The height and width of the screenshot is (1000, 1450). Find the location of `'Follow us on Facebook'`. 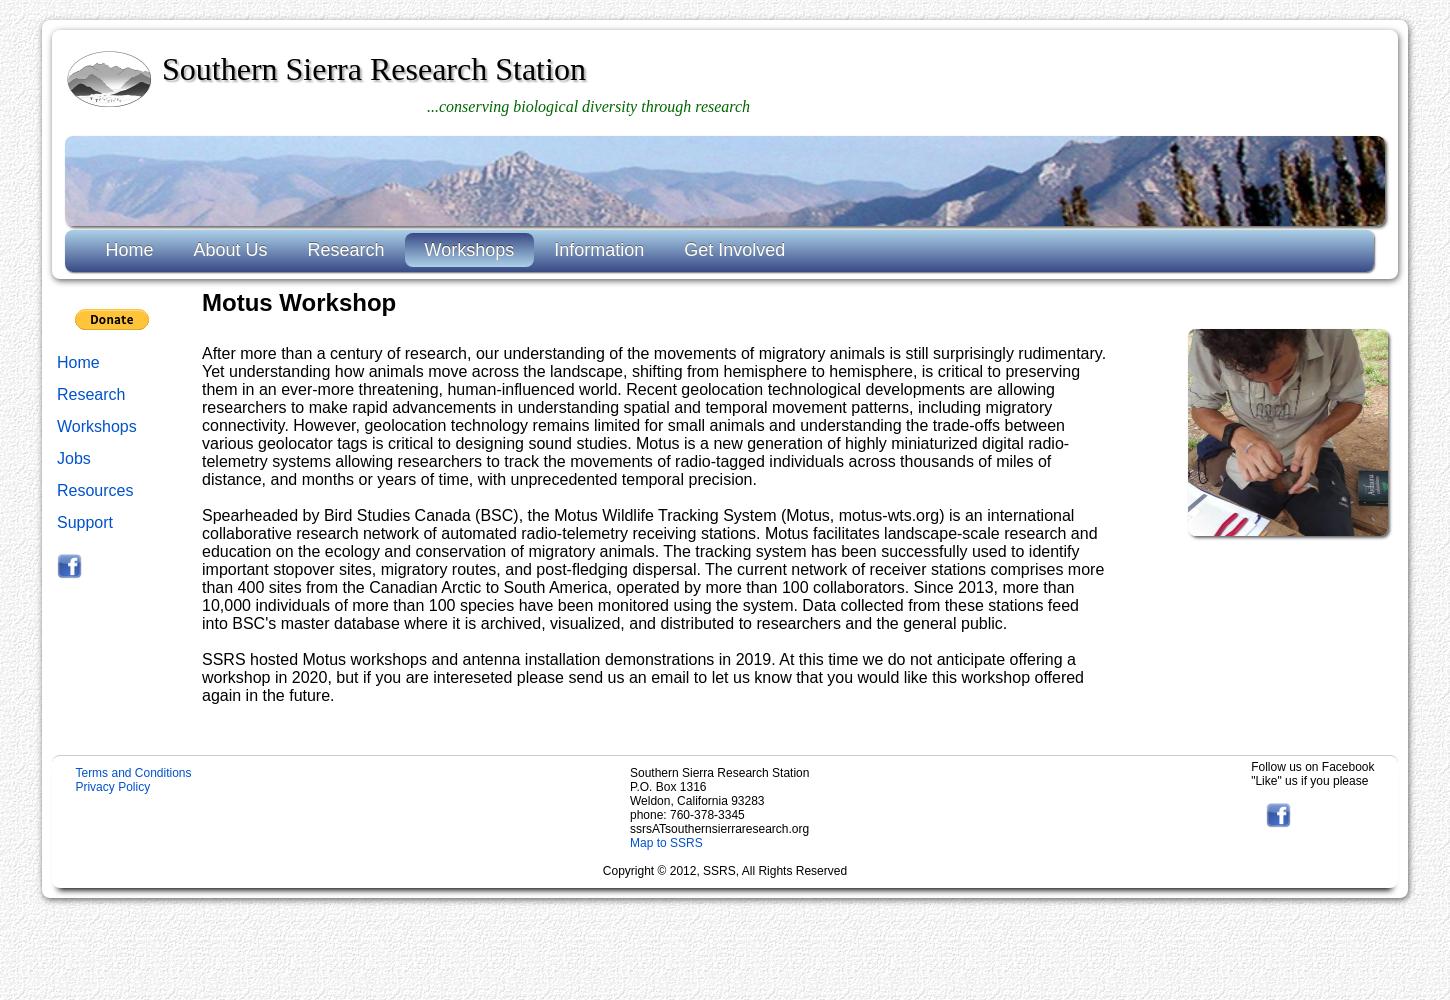

'Follow us on Facebook' is located at coordinates (1251, 766).